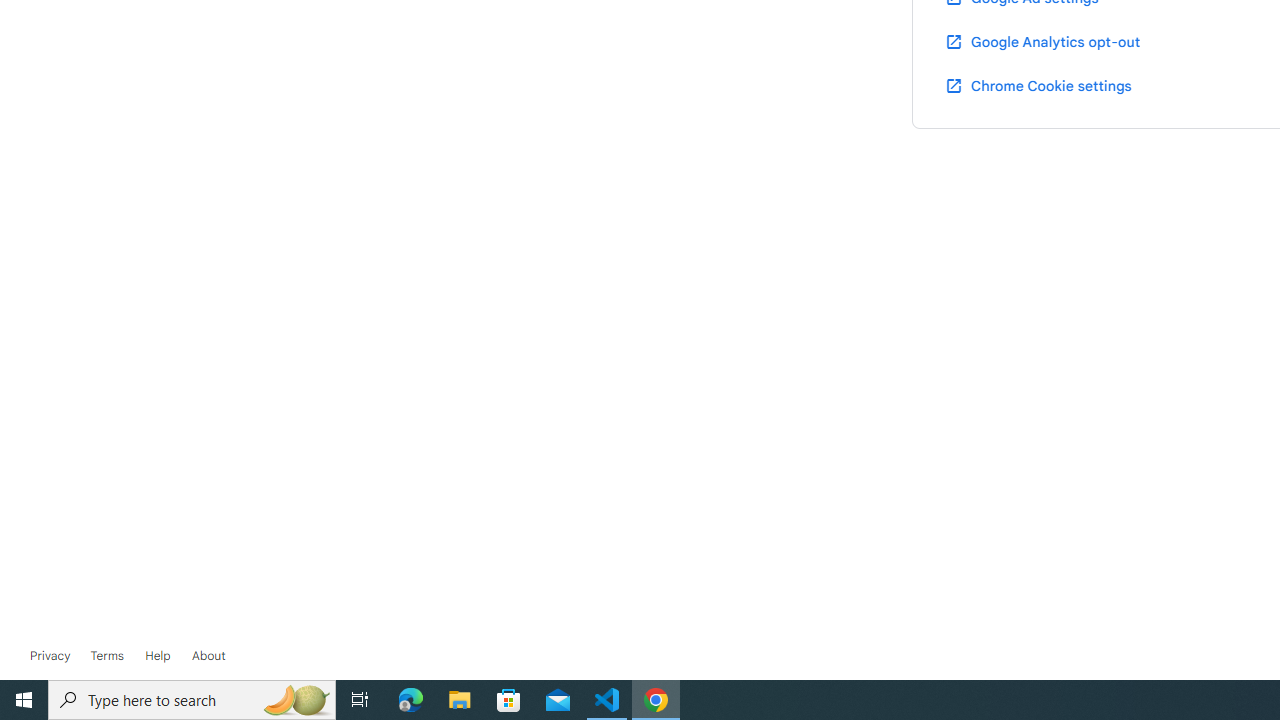  I want to click on 'Chrome Cookie settings', so click(1038, 84).